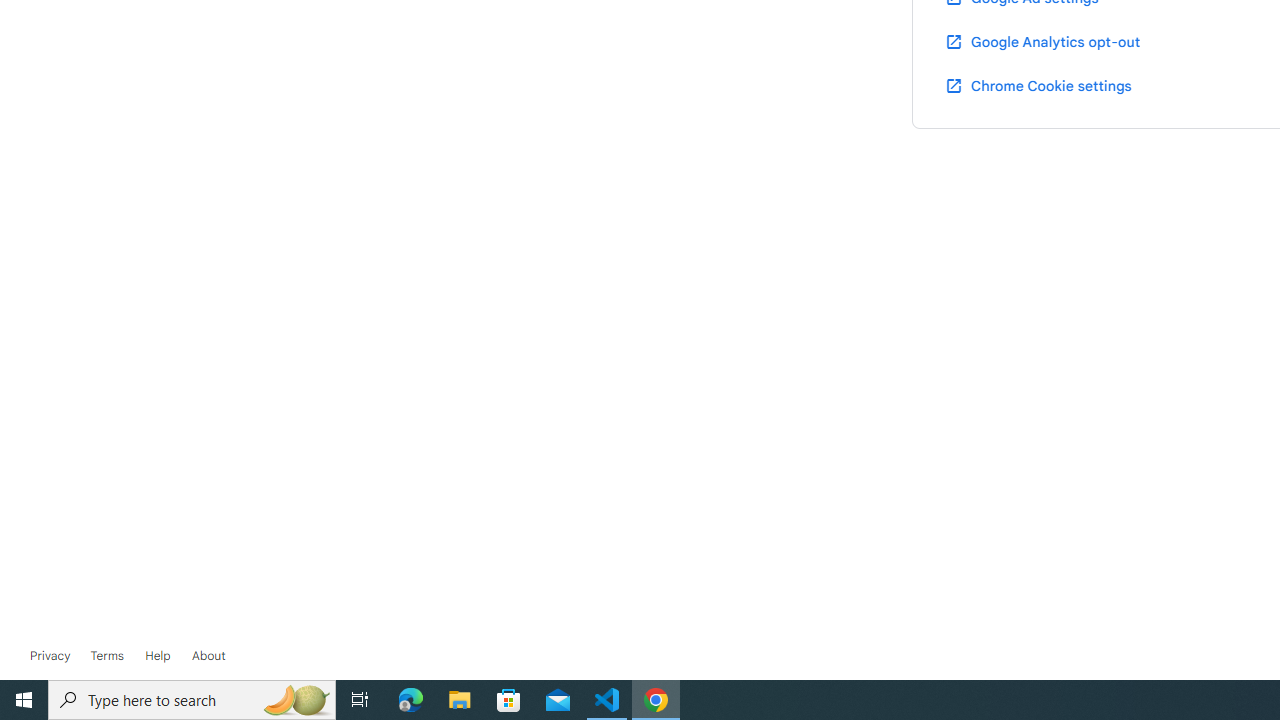  I want to click on 'Chrome Cookie settings', so click(1038, 84).